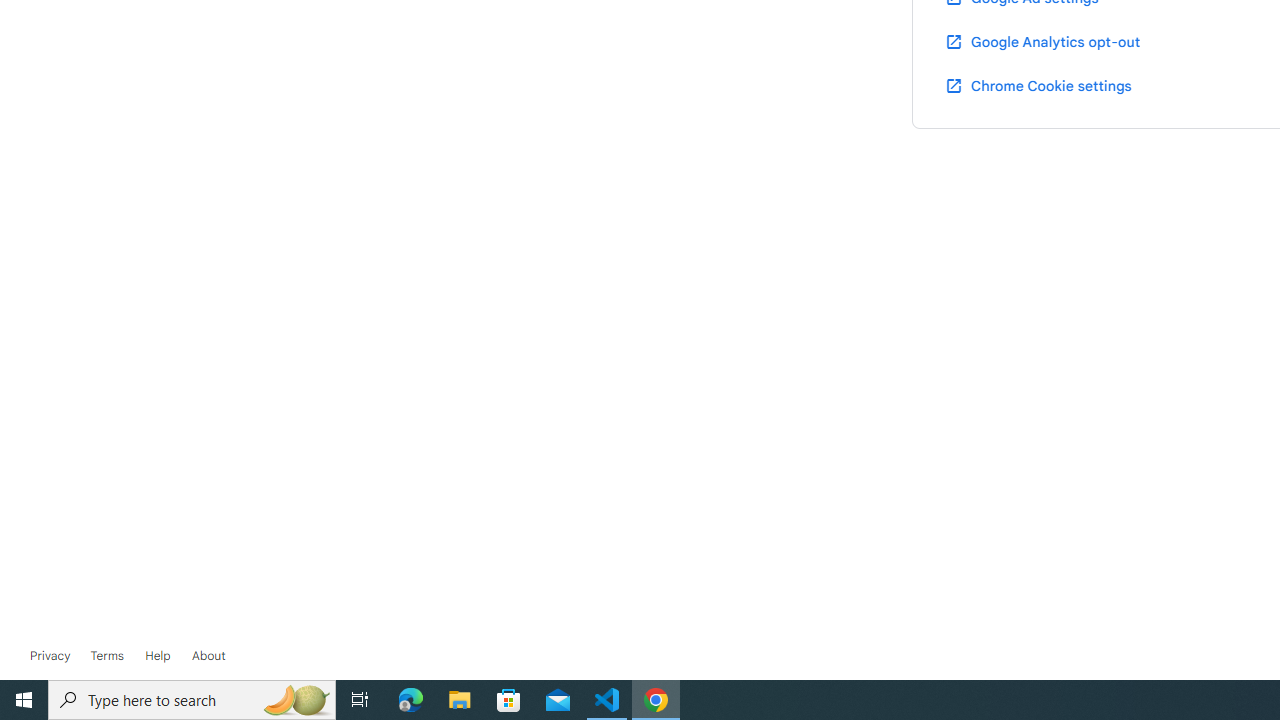  I want to click on 'Chrome Cookie settings', so click(1038, 84).